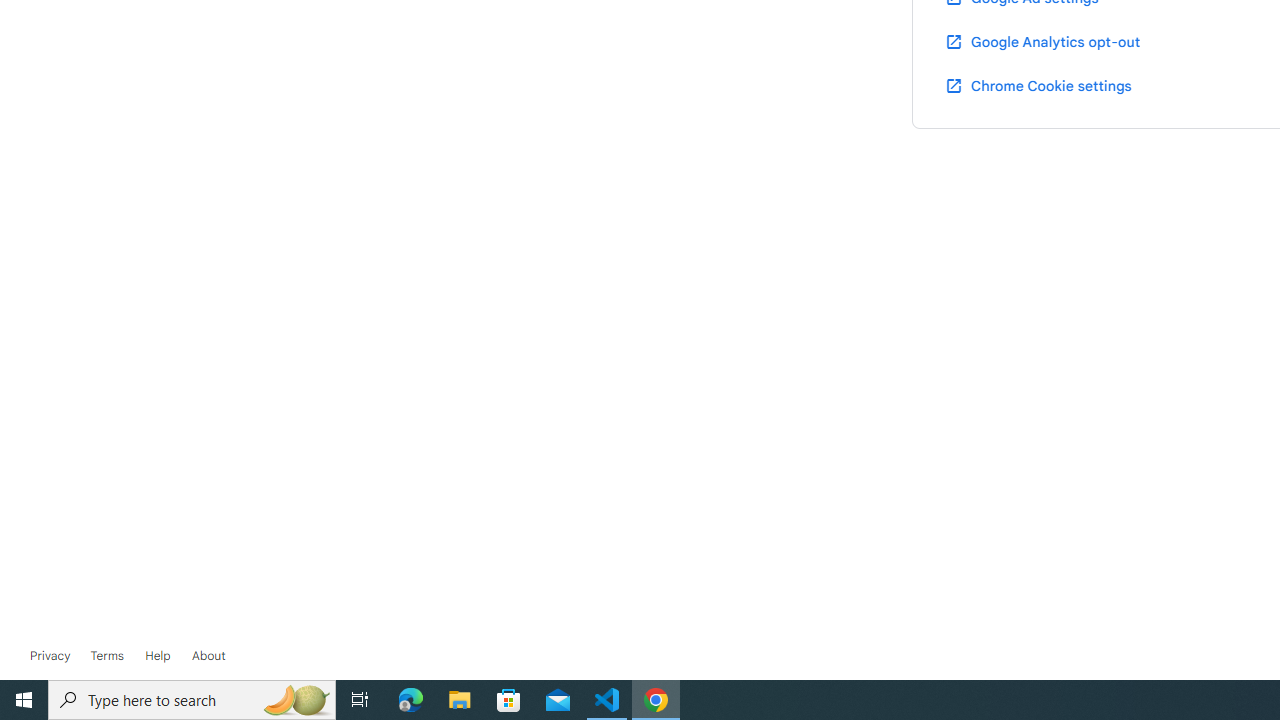  I want to click on 'Chrome Cookie settings', so click(1038, 84).